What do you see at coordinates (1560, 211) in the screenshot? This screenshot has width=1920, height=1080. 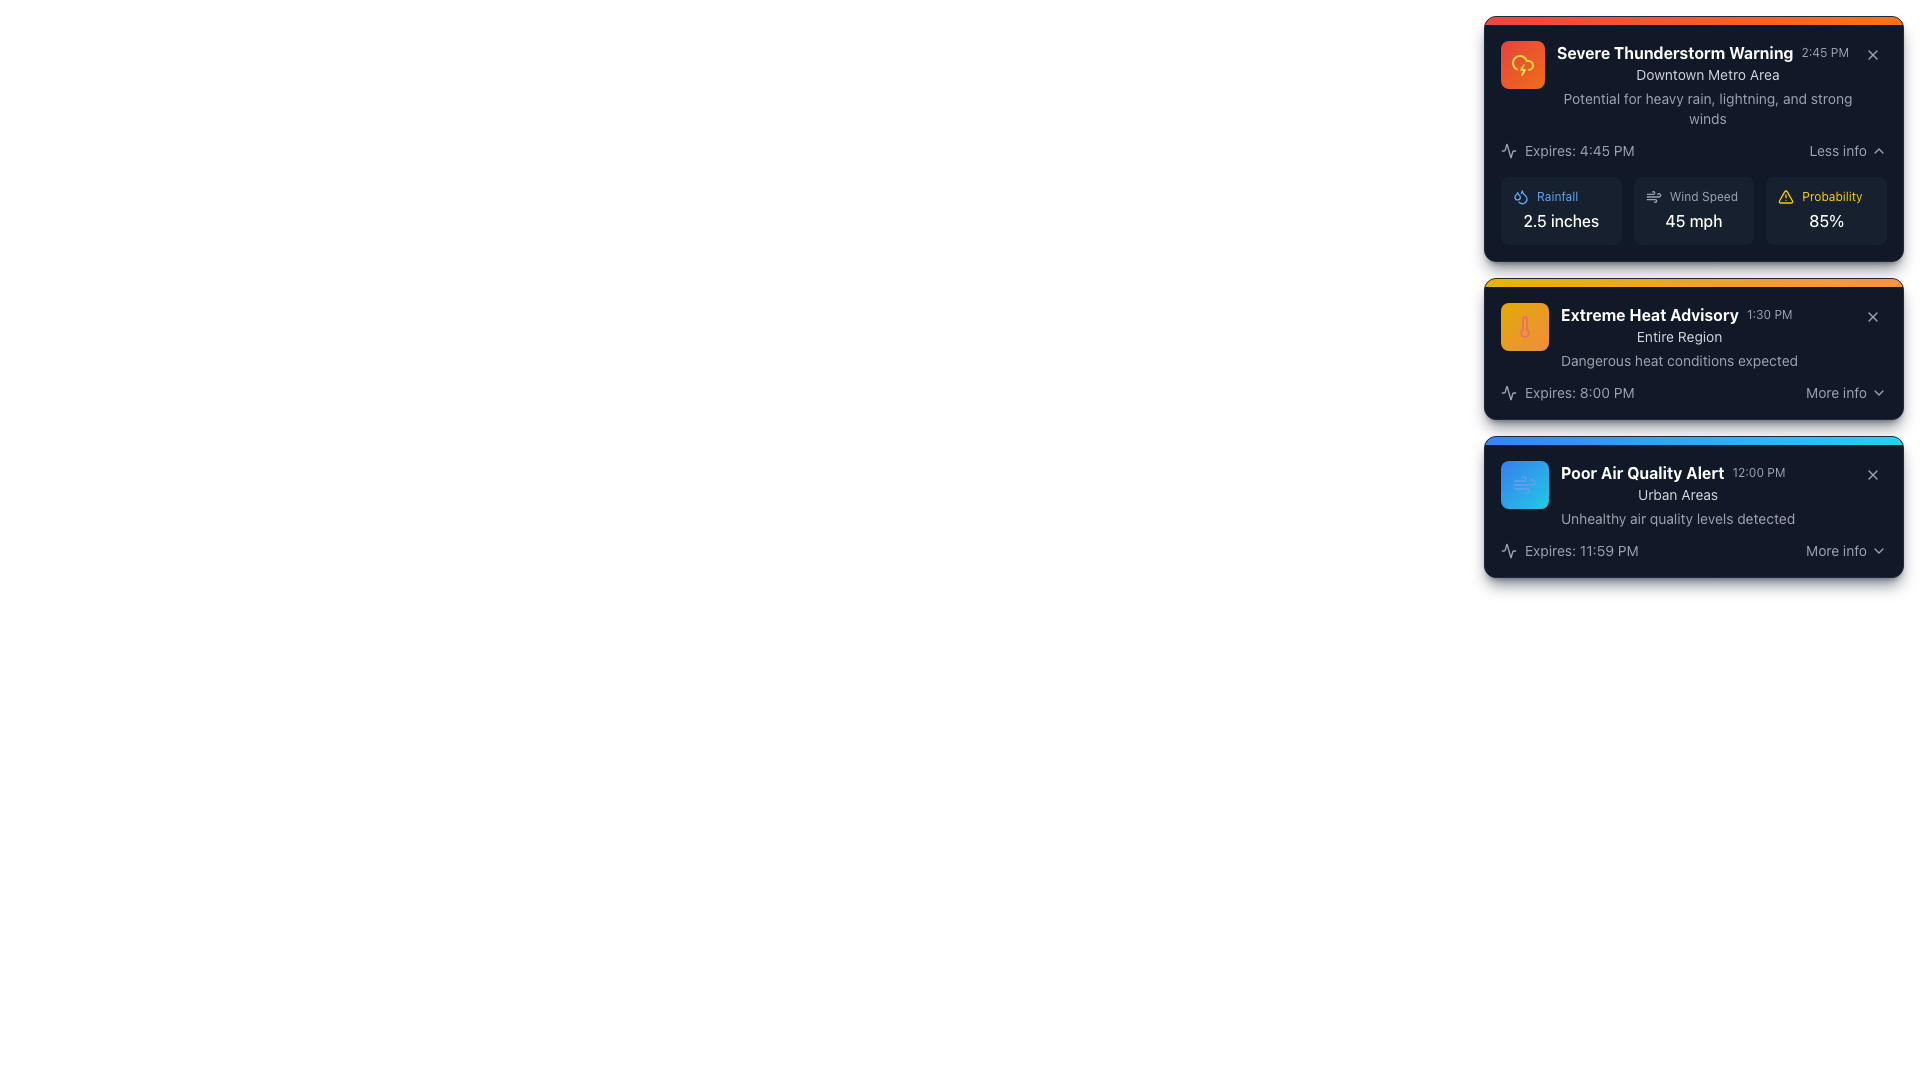 I see `the first Information card displaying rainfall data, located in the top left of the grid of weather metrics` at bounding box center [1560, 211].